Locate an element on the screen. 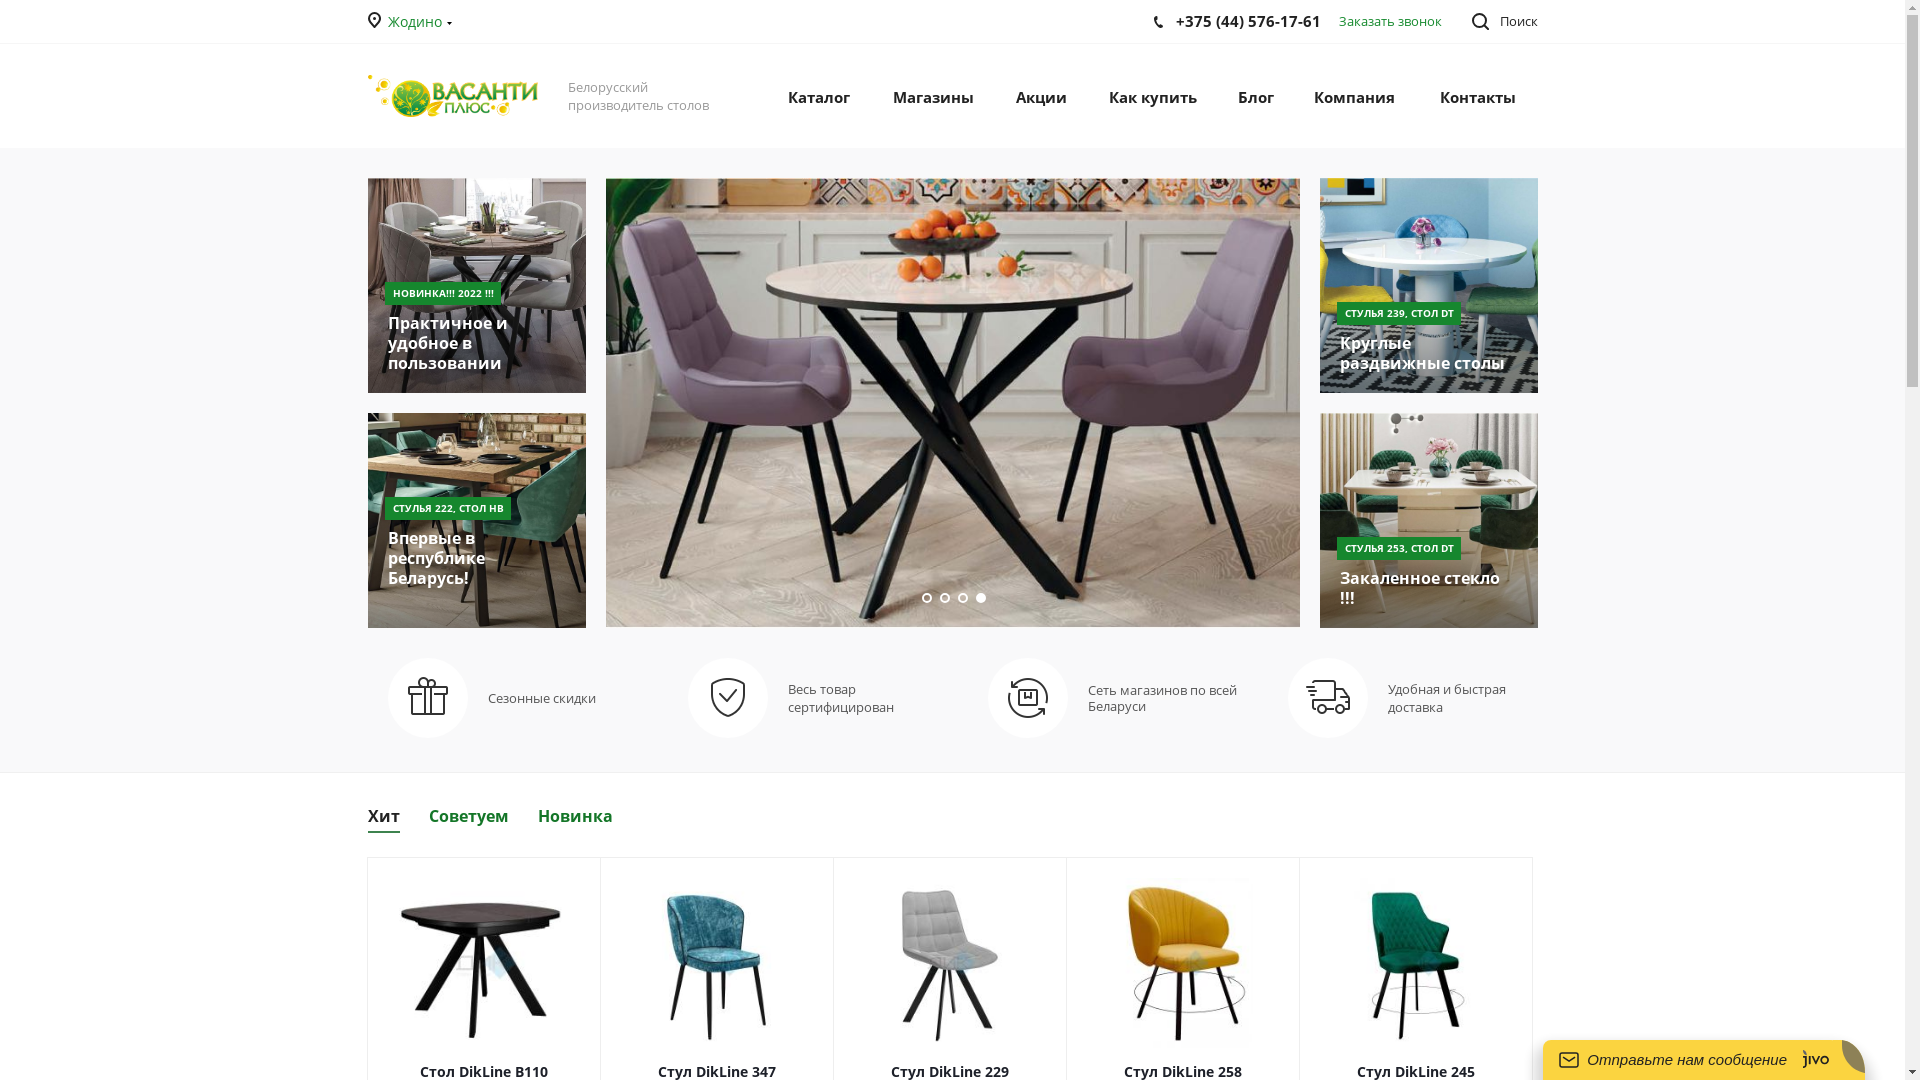 This screenshot has width=1920, height=1080. '4' is located at coordinates (980, 596).